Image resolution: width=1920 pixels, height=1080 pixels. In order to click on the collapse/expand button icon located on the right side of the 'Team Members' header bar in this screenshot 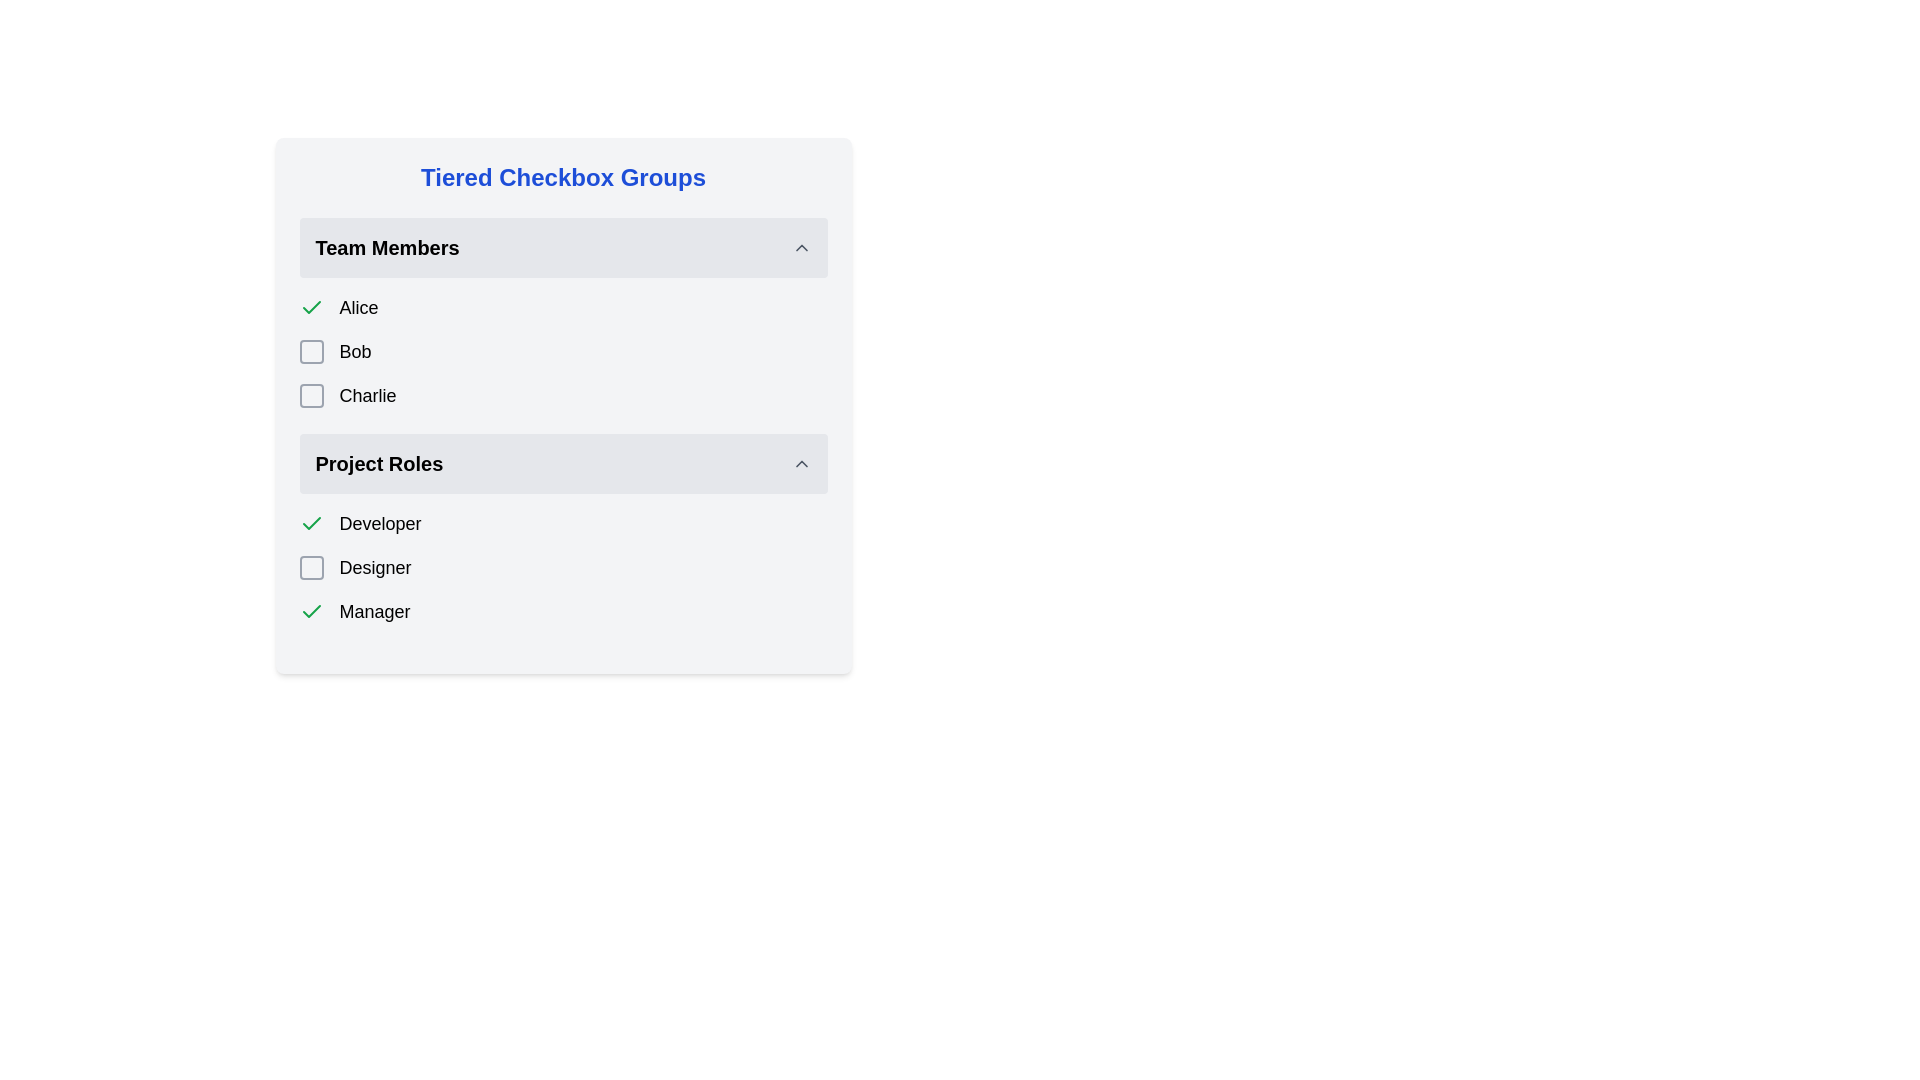, I will do `click(801, 246)`.